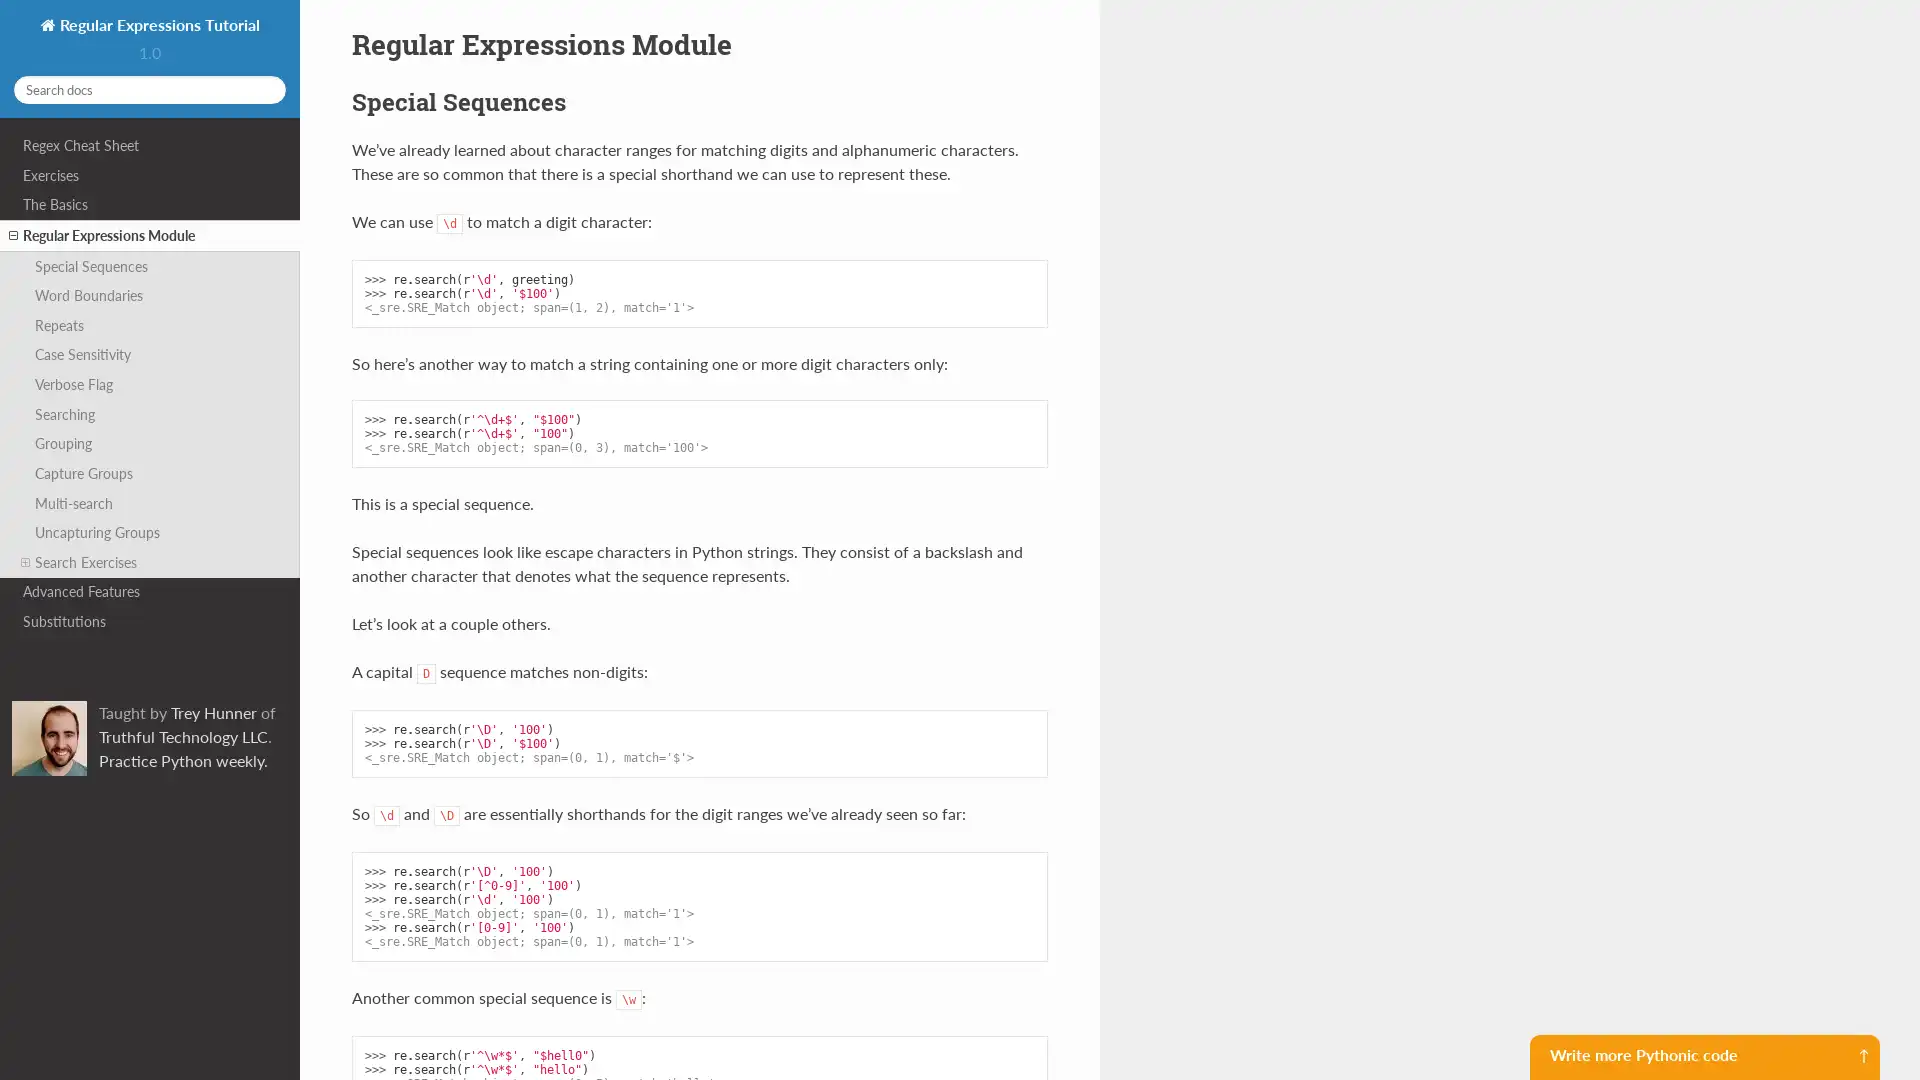  Describe the element at coordinates (1703, 1002) in the screenshot. I see `Sign me up for Python Morsels!` at that location.